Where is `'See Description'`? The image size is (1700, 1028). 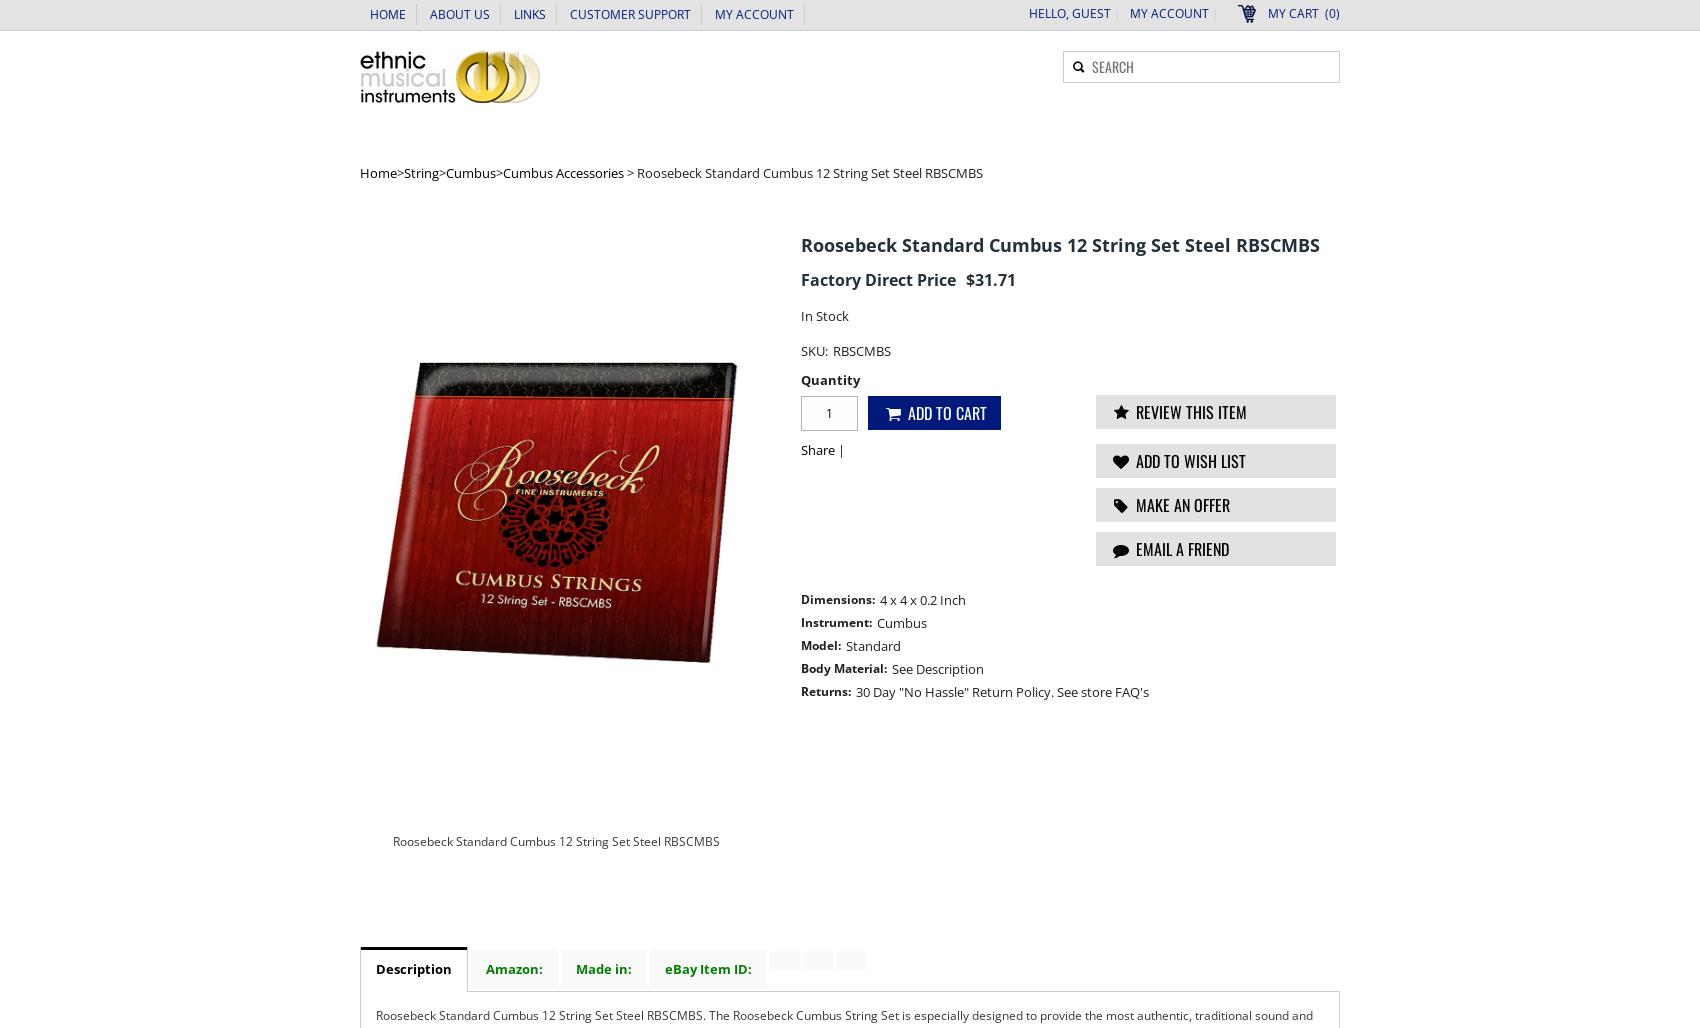 'See Description' is located at coordinates (938, 669).